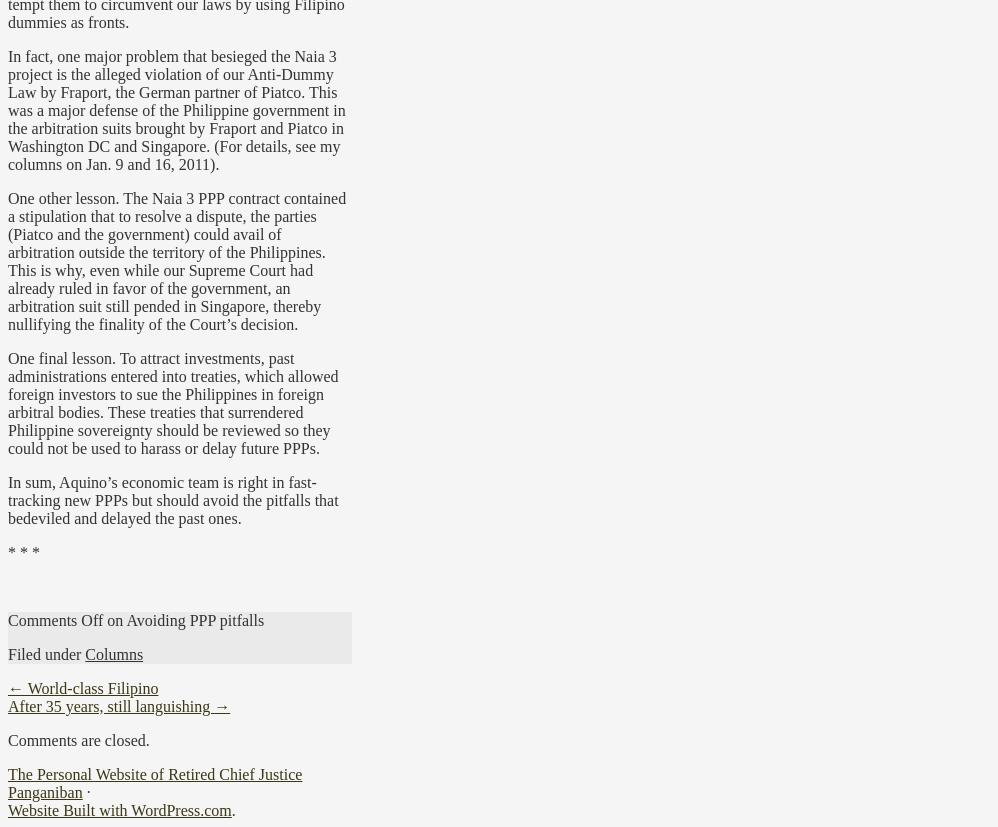  Describe the element at coordinates (171, 498) in the screenshot. I see `'In sum, Aquino’s economic team is right in fast-tracking new PPPs but should avoid the pitfalls that bedeviled and delayed the past ones.'` at that location.